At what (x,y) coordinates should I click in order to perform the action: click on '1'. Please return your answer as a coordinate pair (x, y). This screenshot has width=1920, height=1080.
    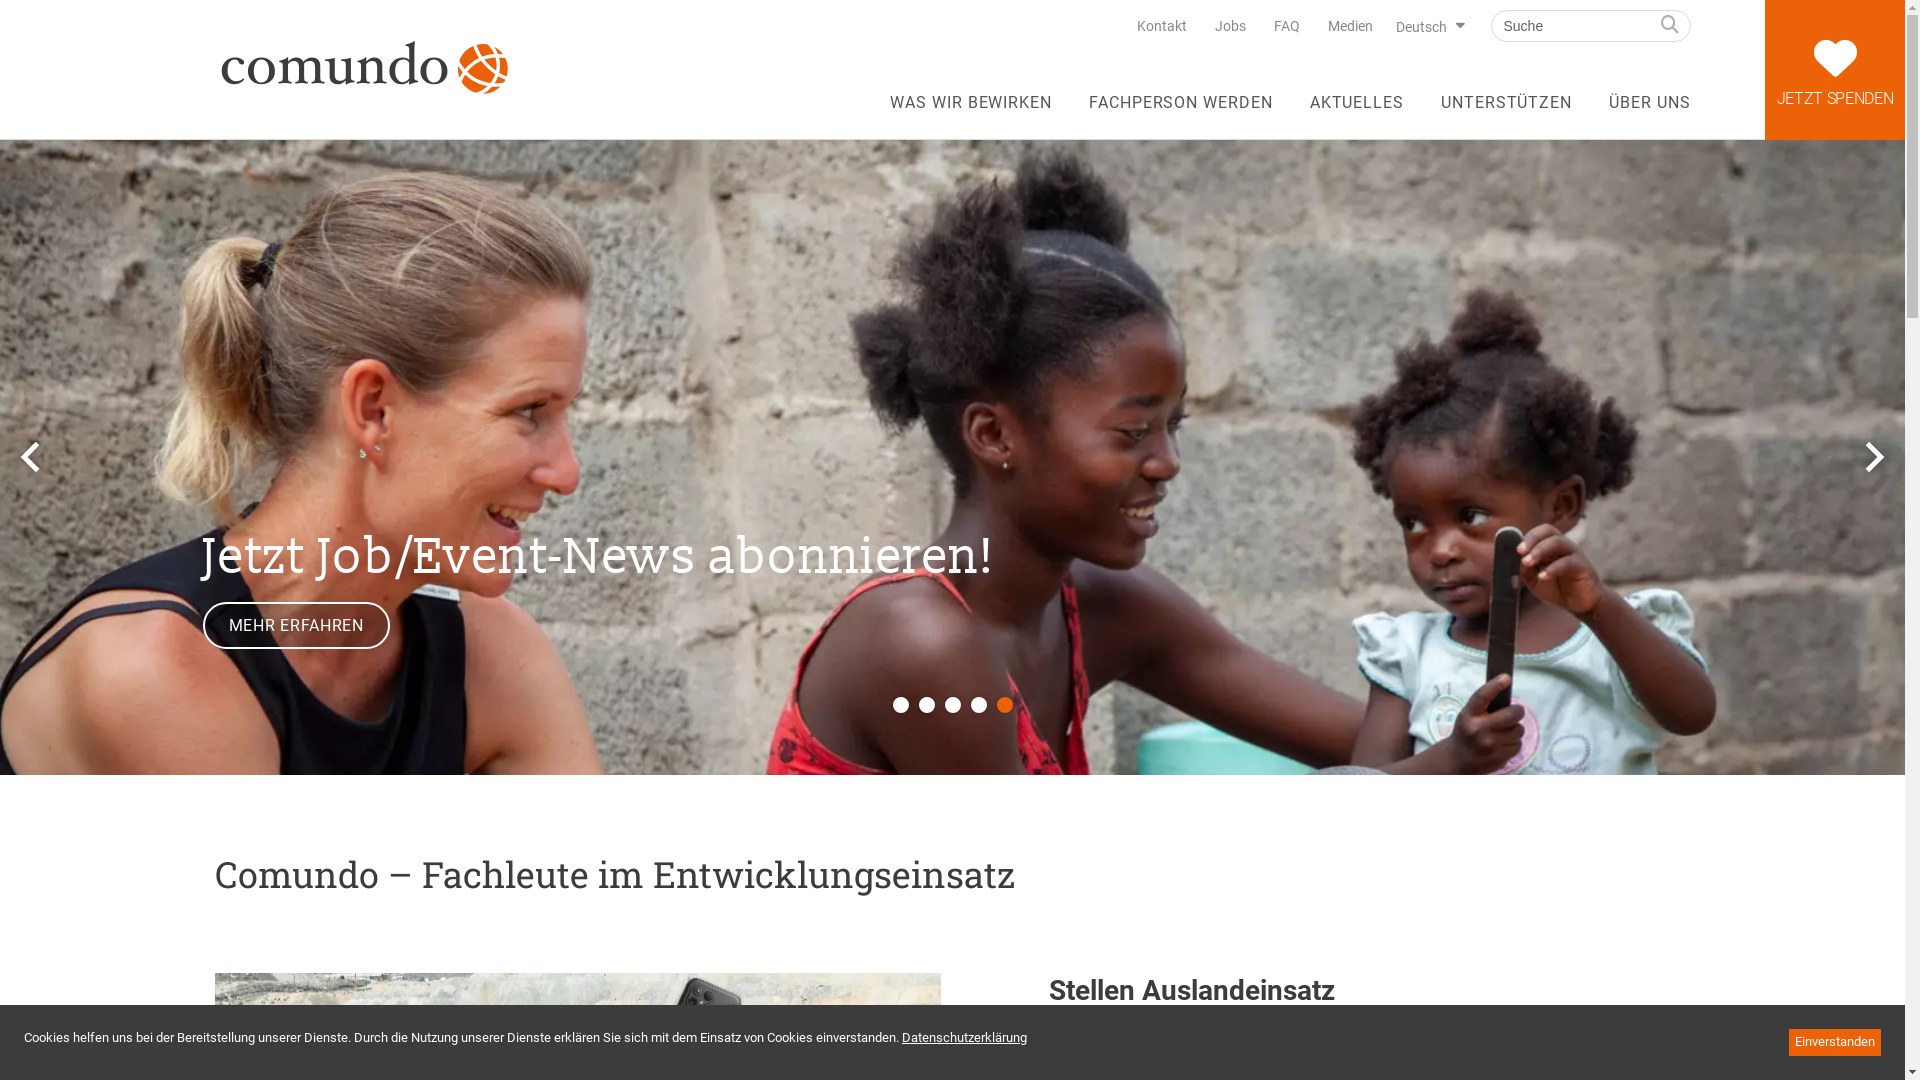
    Looking at the image, I should click on (899, 704).